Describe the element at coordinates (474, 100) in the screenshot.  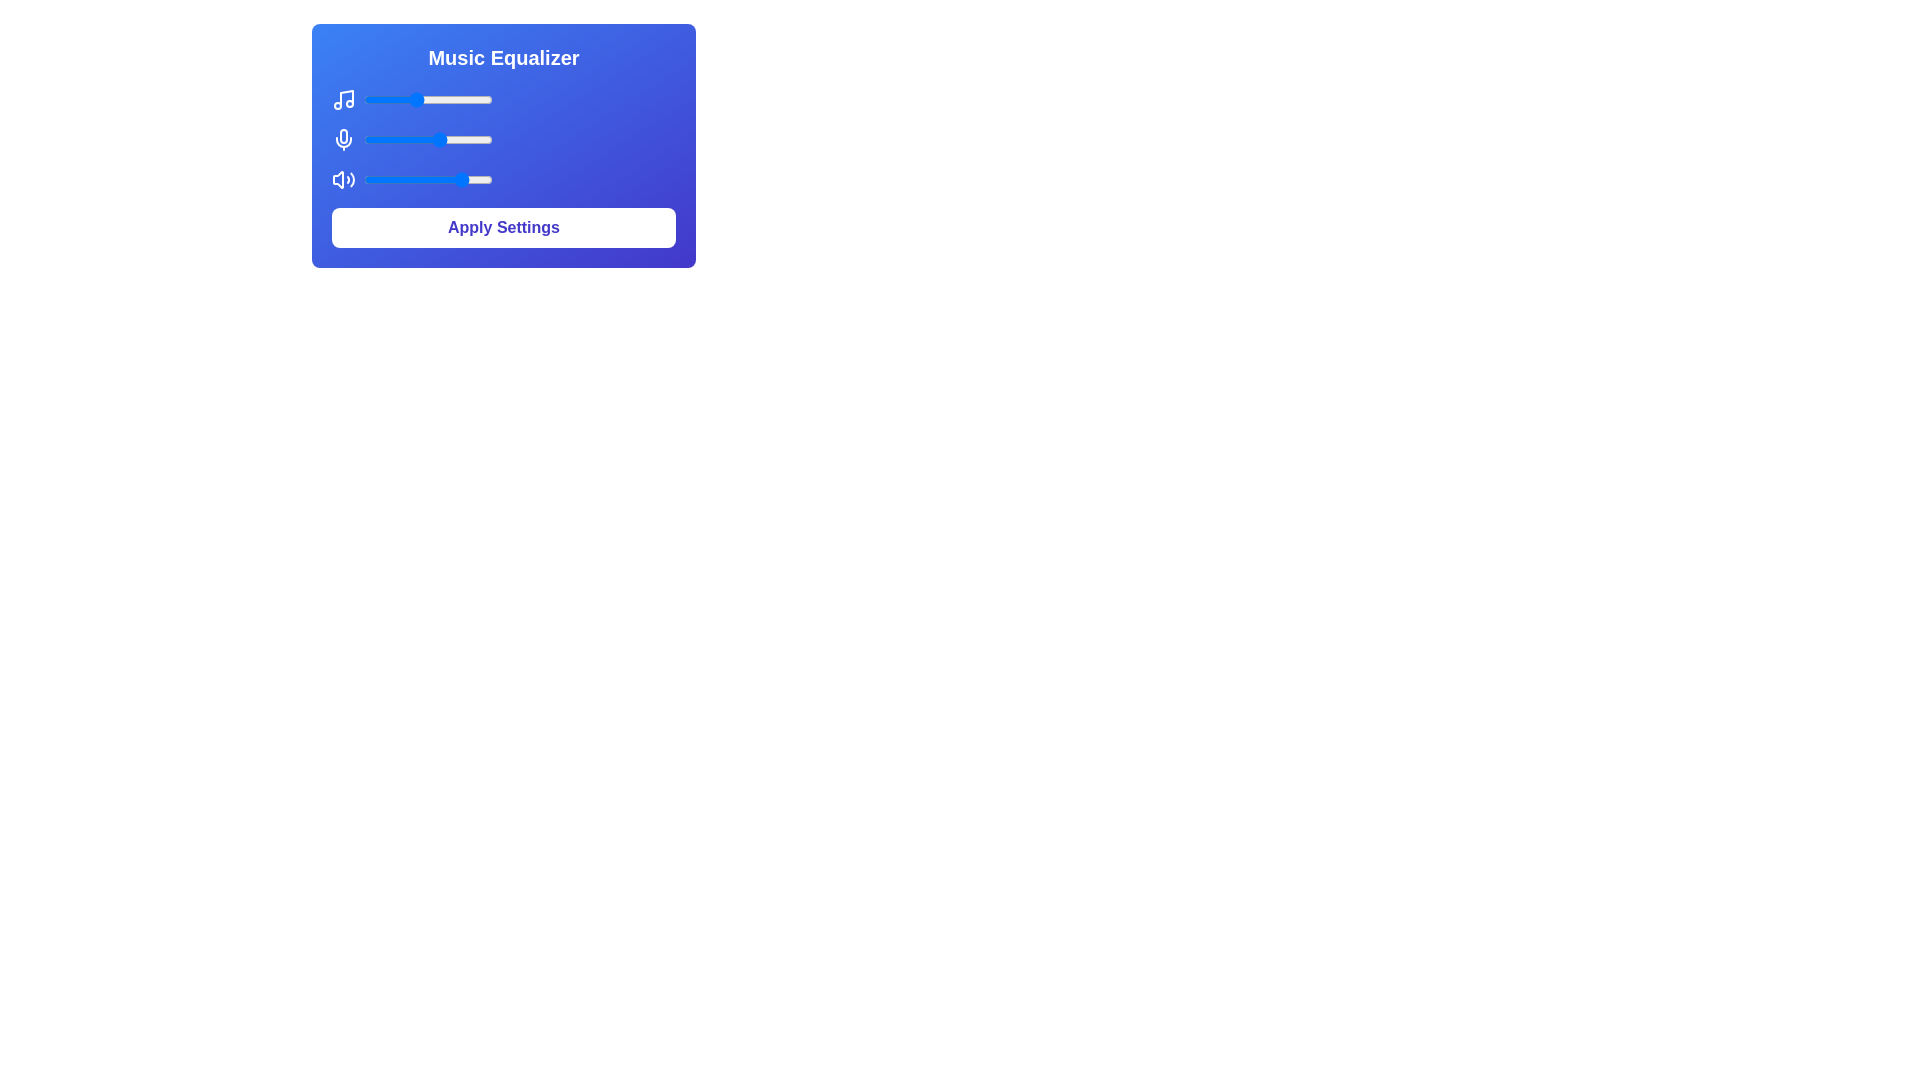
I see `the music level` at that location.